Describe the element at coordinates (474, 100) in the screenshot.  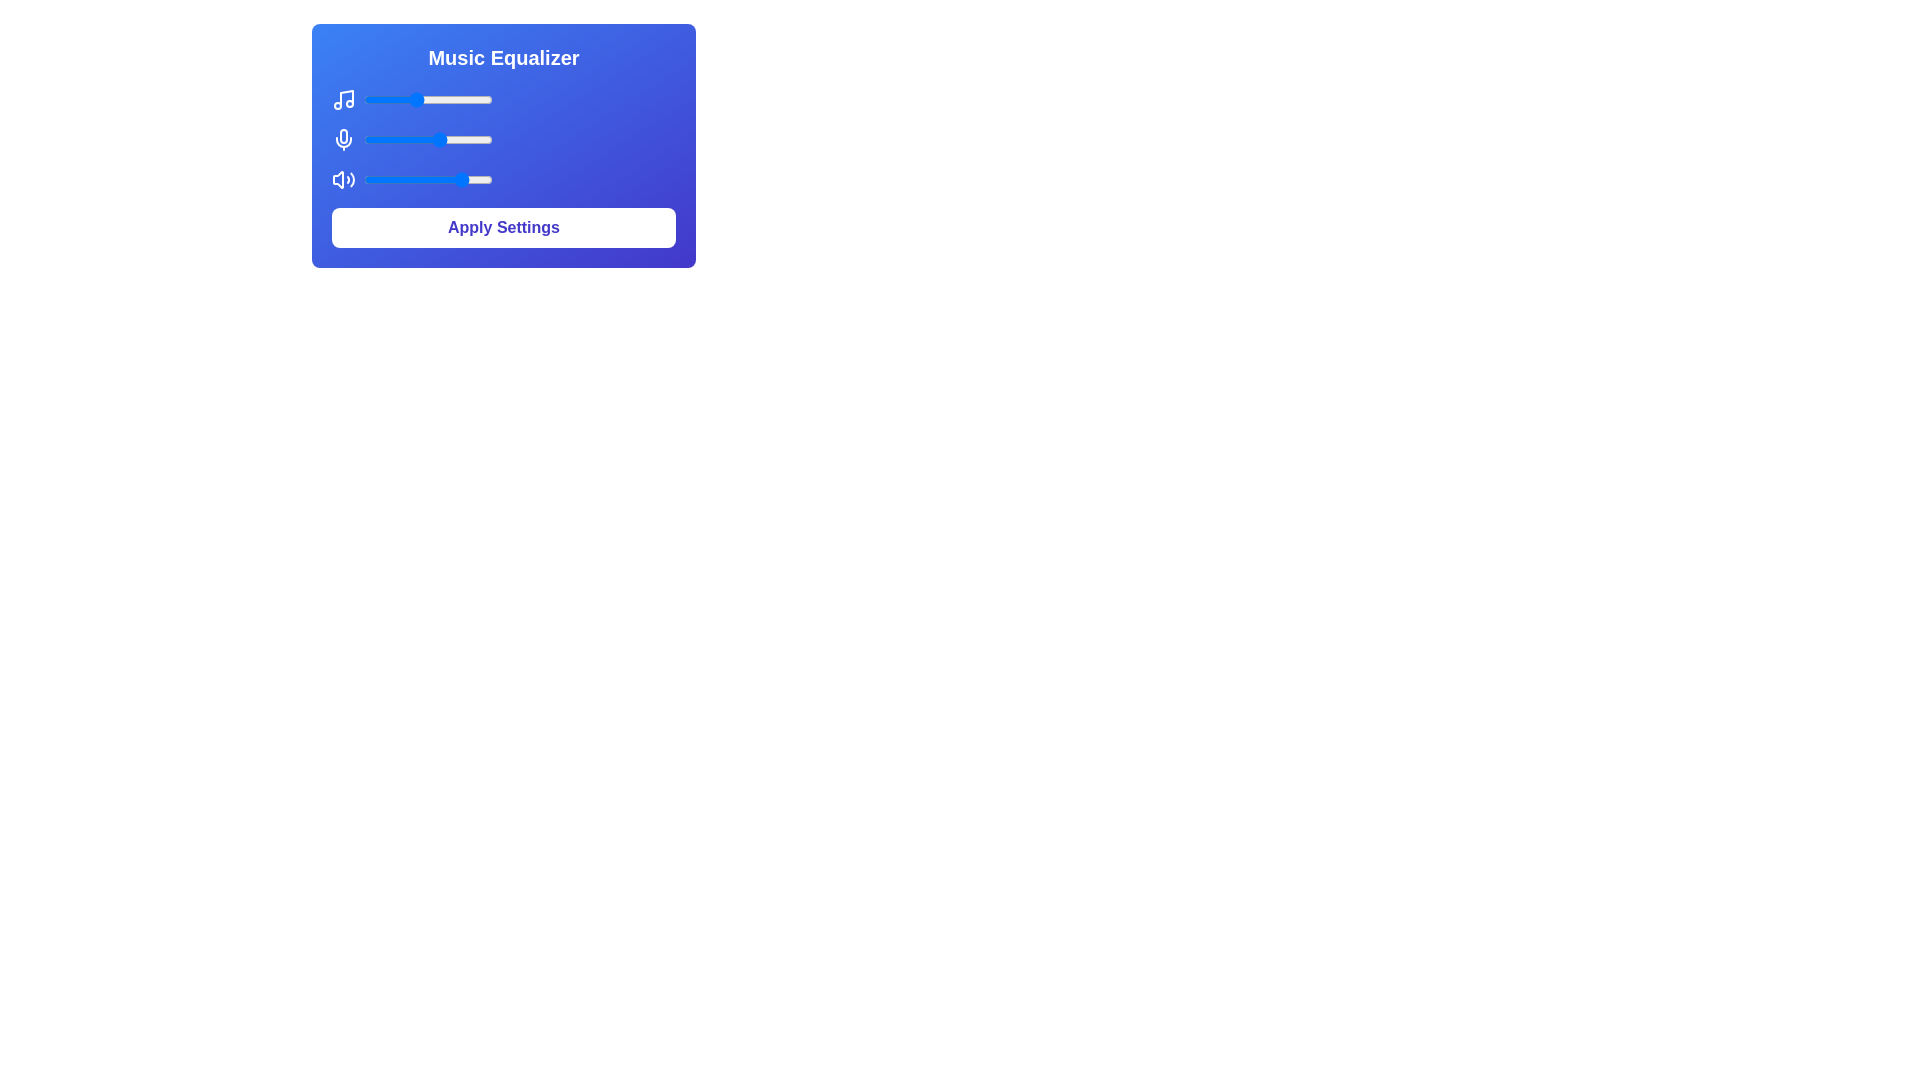
I see `the music level` at that location.